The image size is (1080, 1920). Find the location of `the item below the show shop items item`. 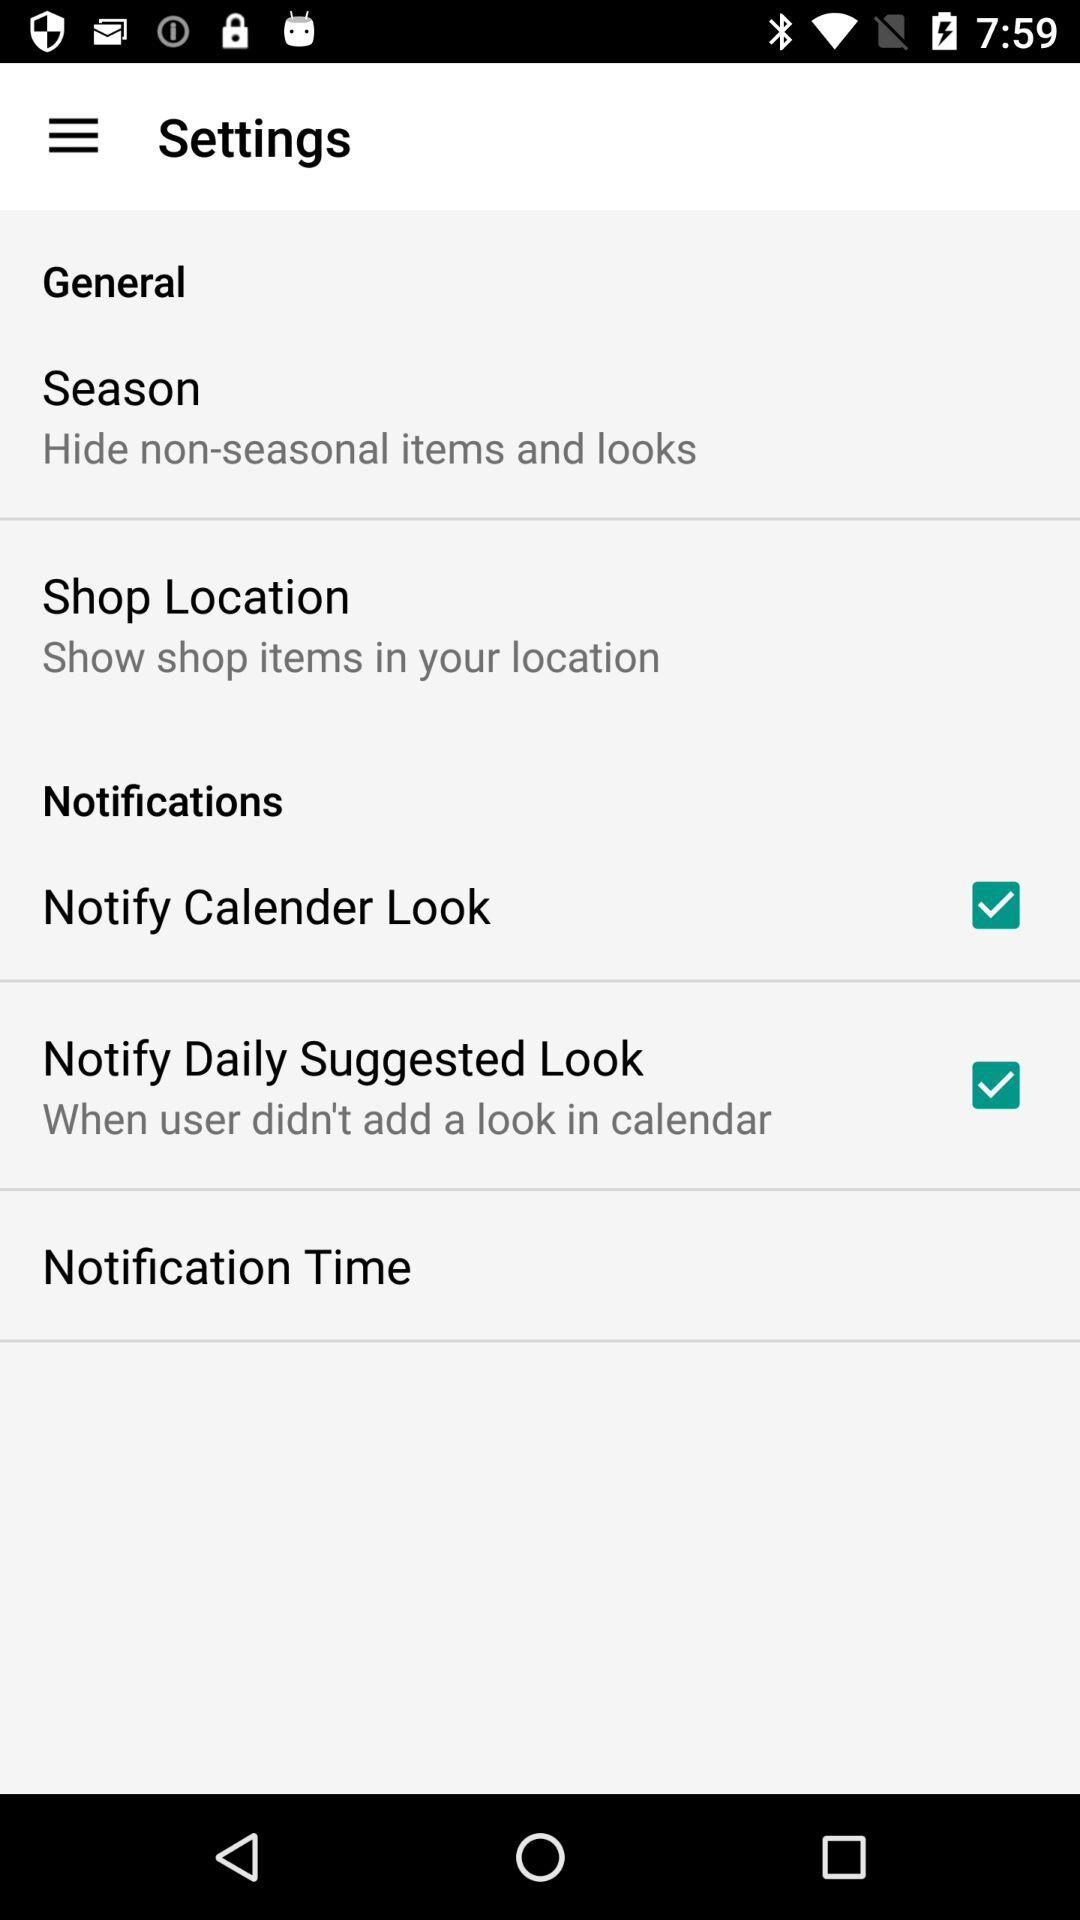

the item below the show shop items item is located at coordinates (540, 777).